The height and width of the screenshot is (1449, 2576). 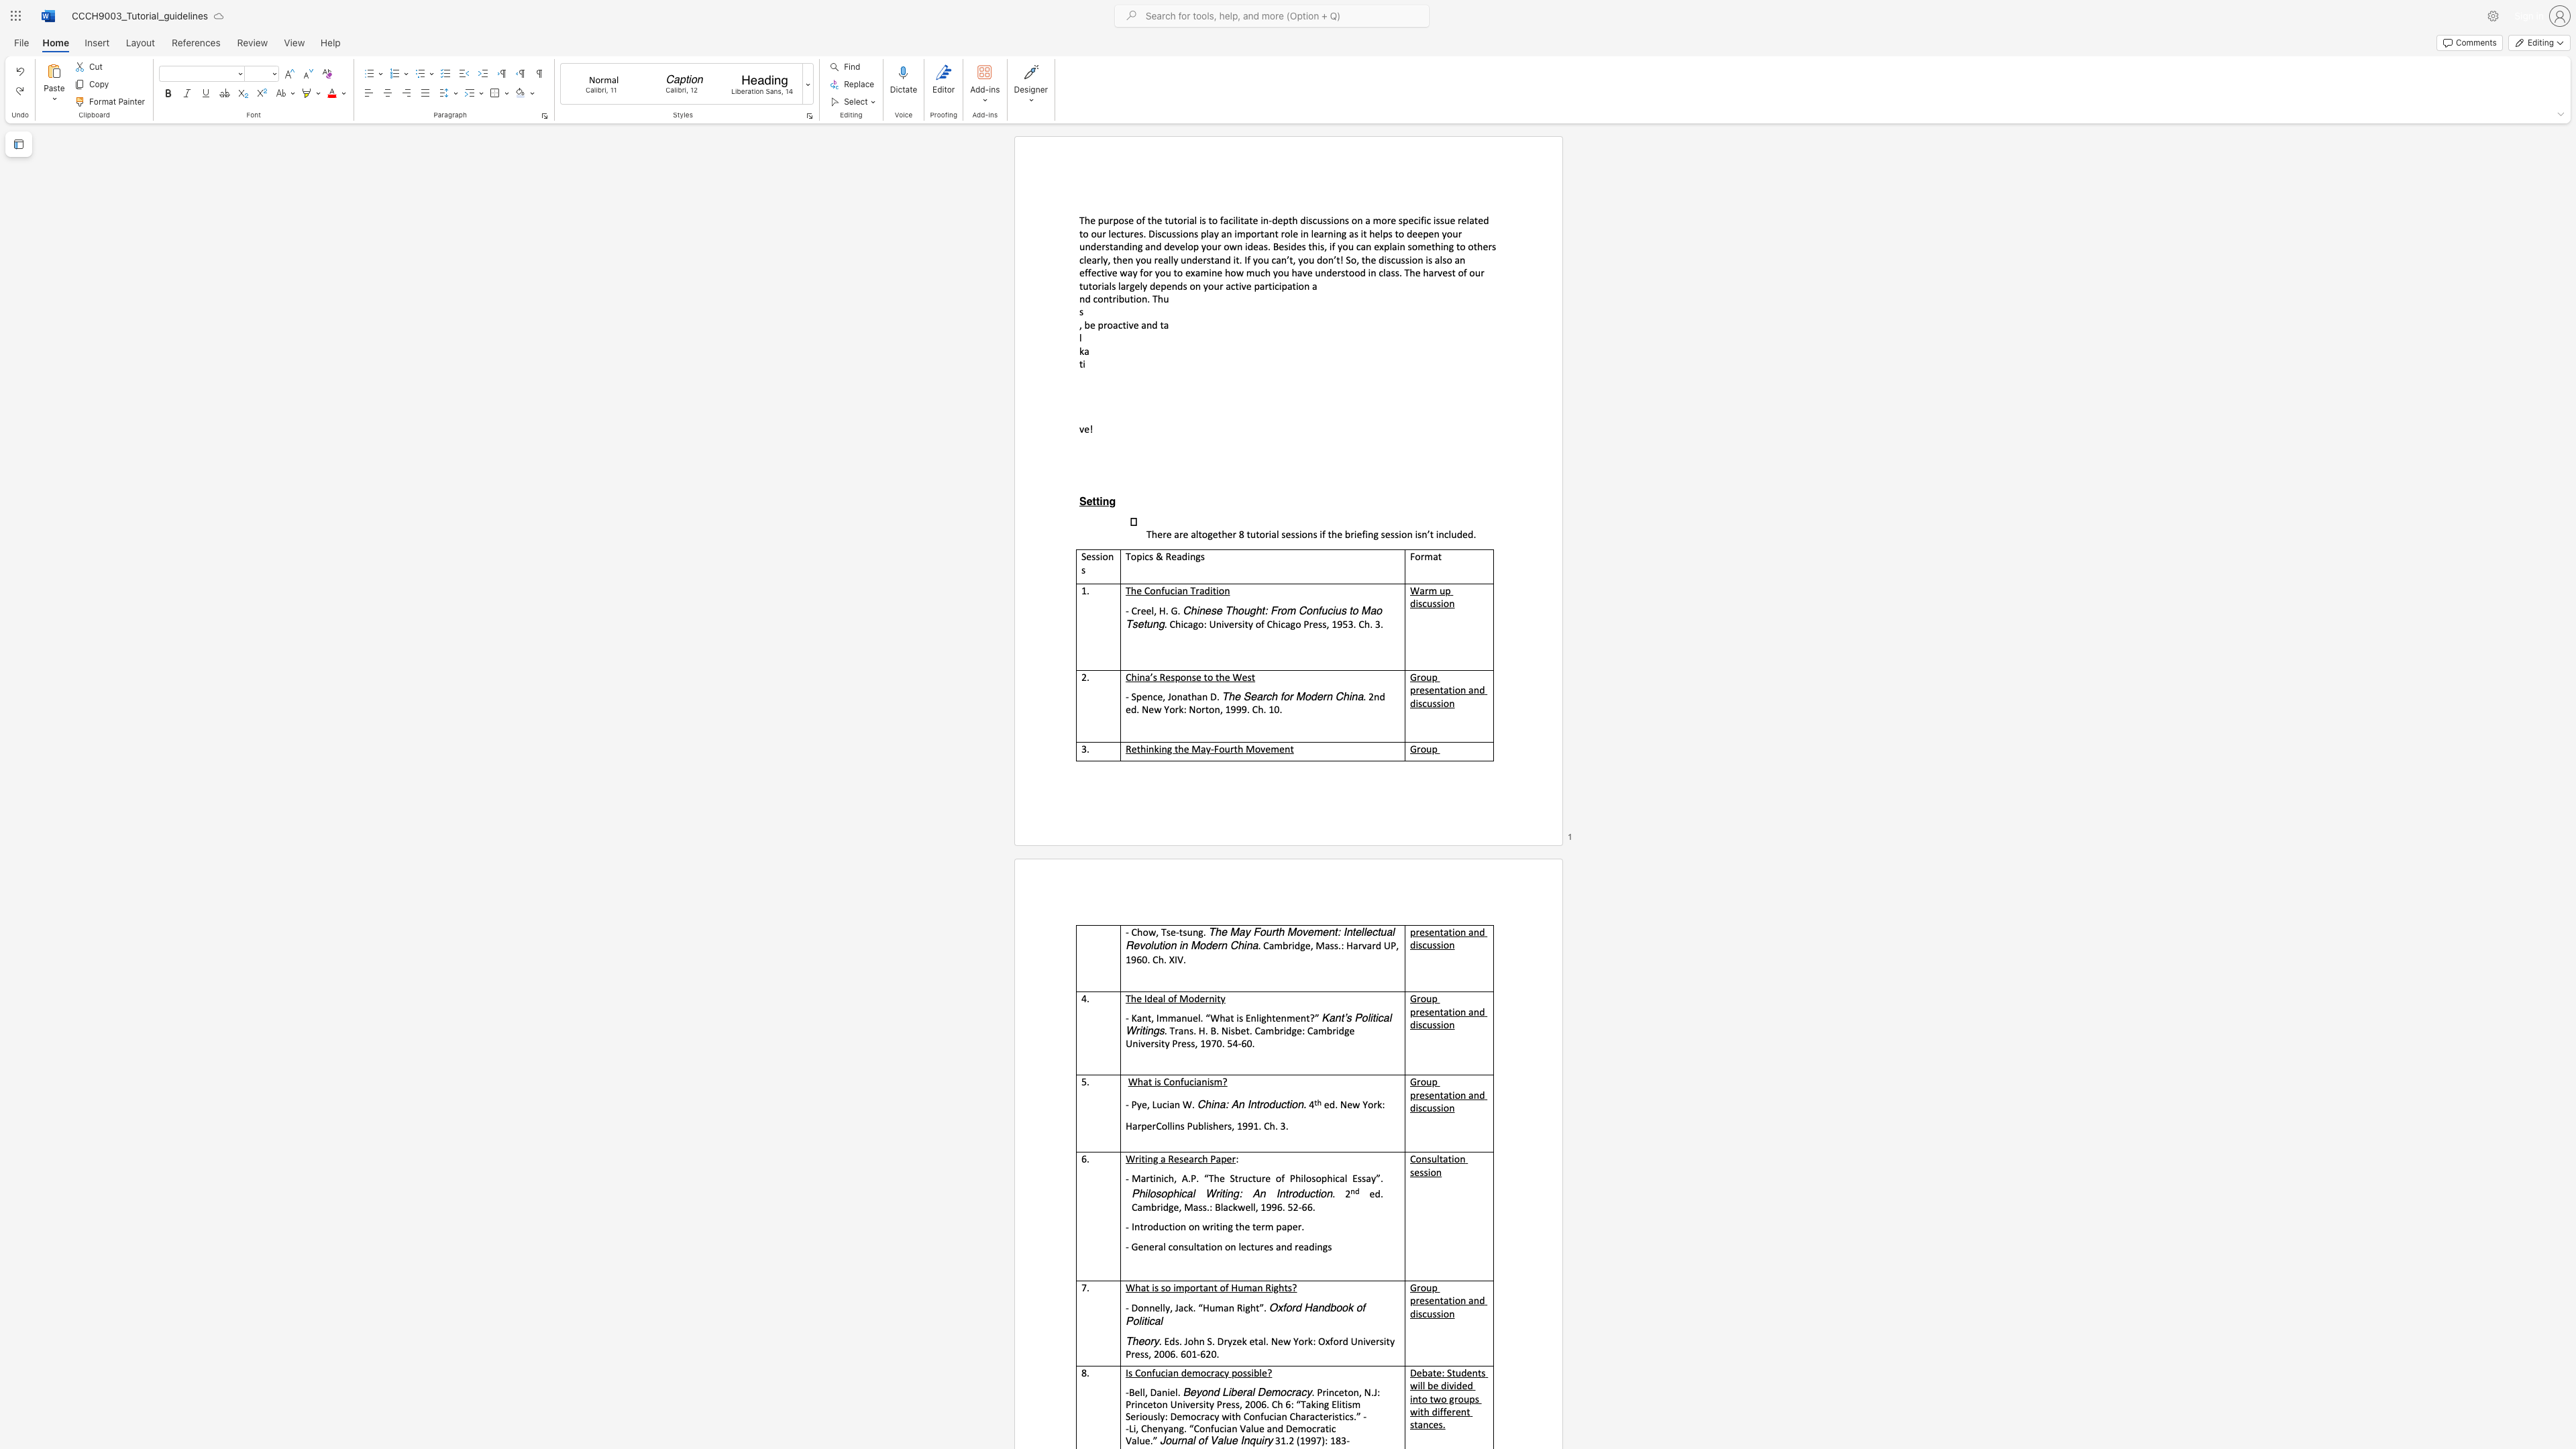 What do you see at coordinates (1136, 555) in the screenshot?
I see `the space between the continuous character "o" and "p" in the text` at bounding box center [1136, 555].